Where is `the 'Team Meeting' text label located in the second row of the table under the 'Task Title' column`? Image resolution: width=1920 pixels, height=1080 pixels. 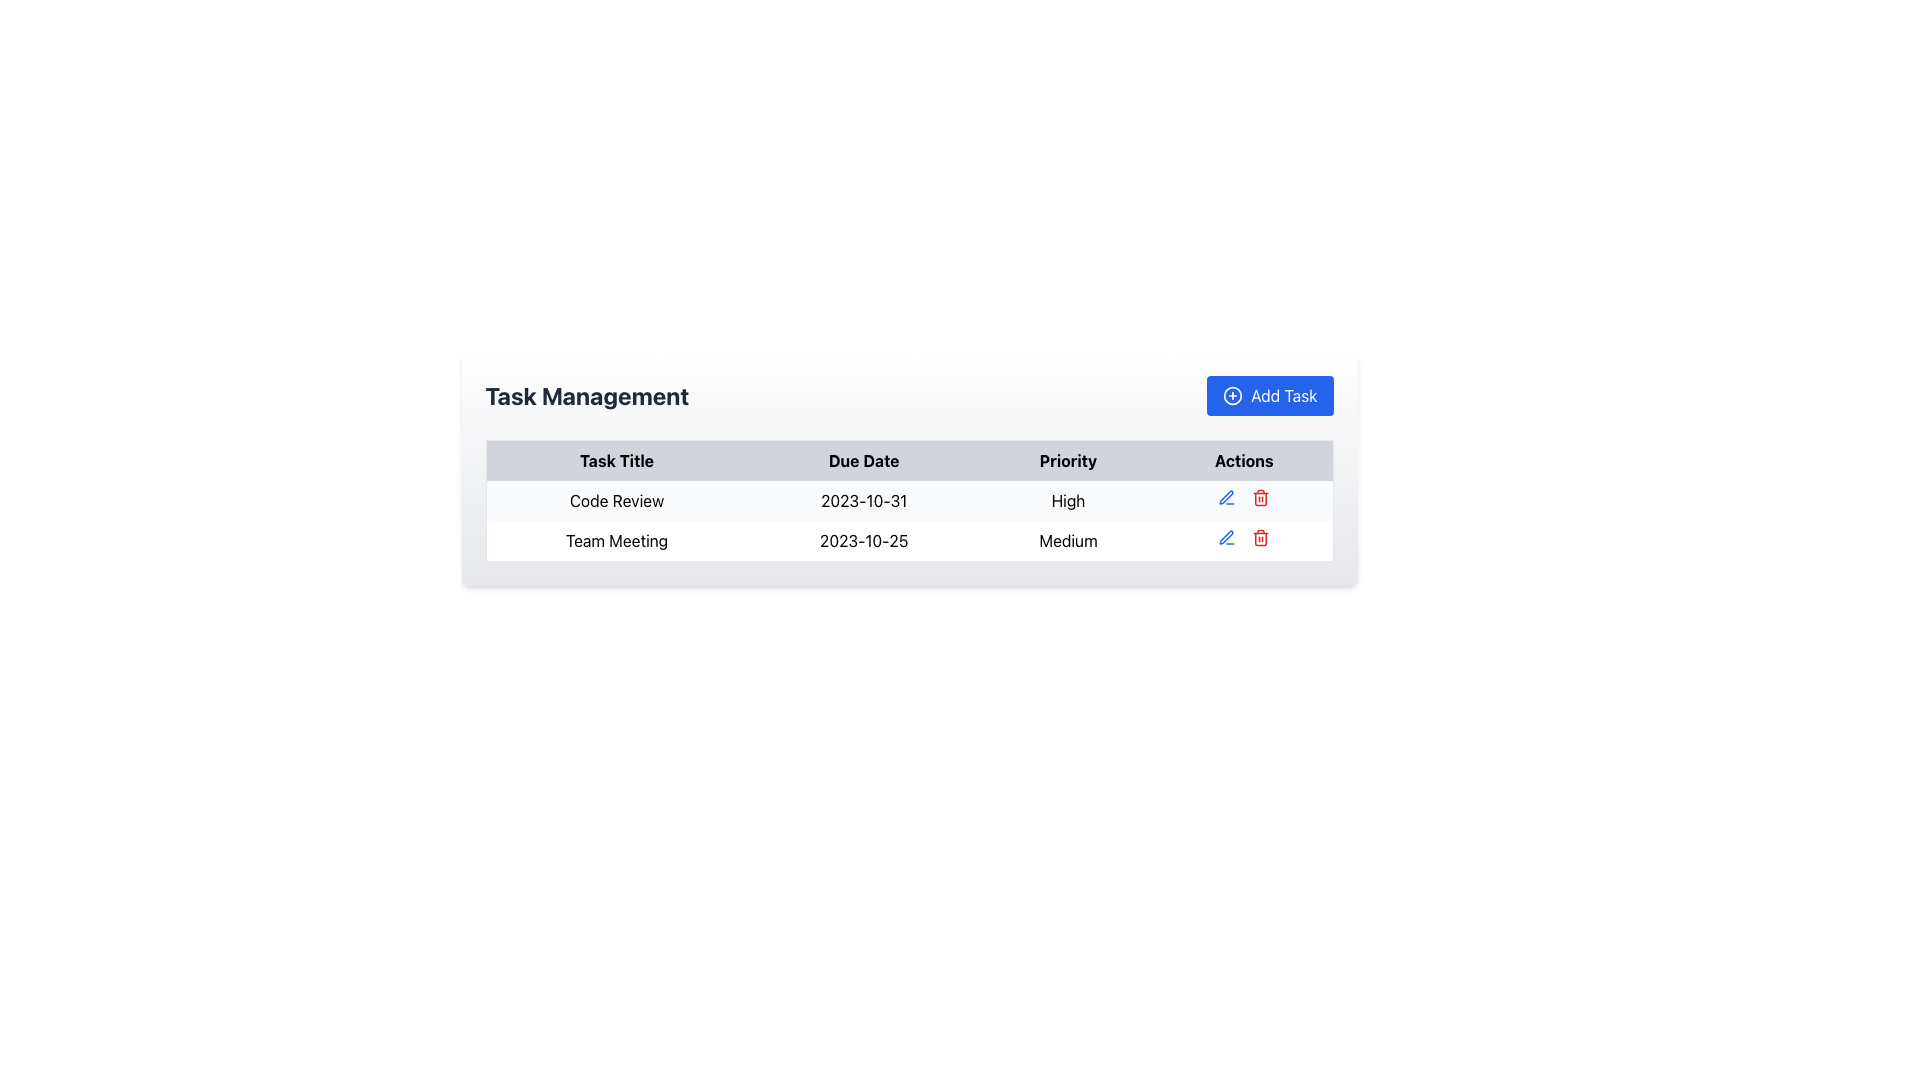 the 'Team Meeting' text label located in the second row of the table under the 'Task Title' column is located at coordinates (615, 541).